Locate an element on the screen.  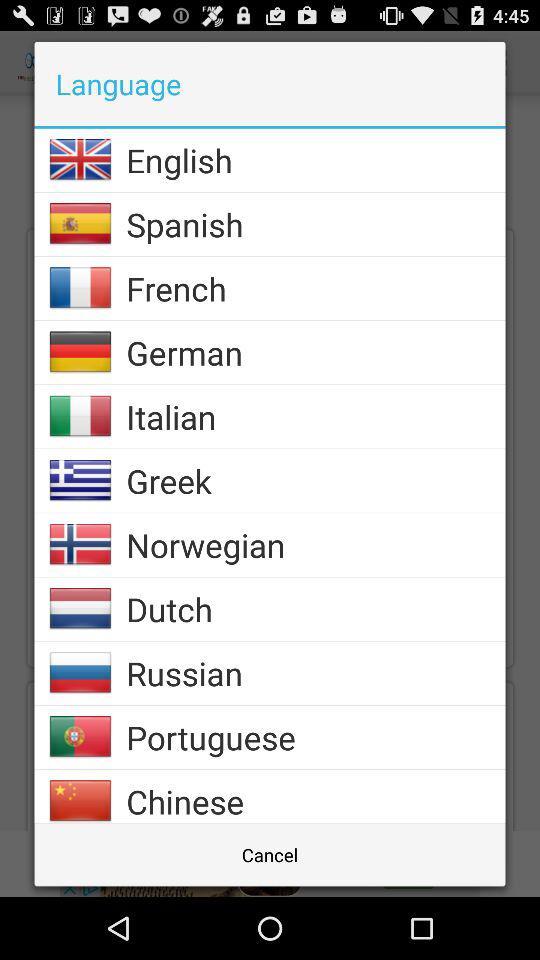
the app above the greek is located at coordinates (315, 415).